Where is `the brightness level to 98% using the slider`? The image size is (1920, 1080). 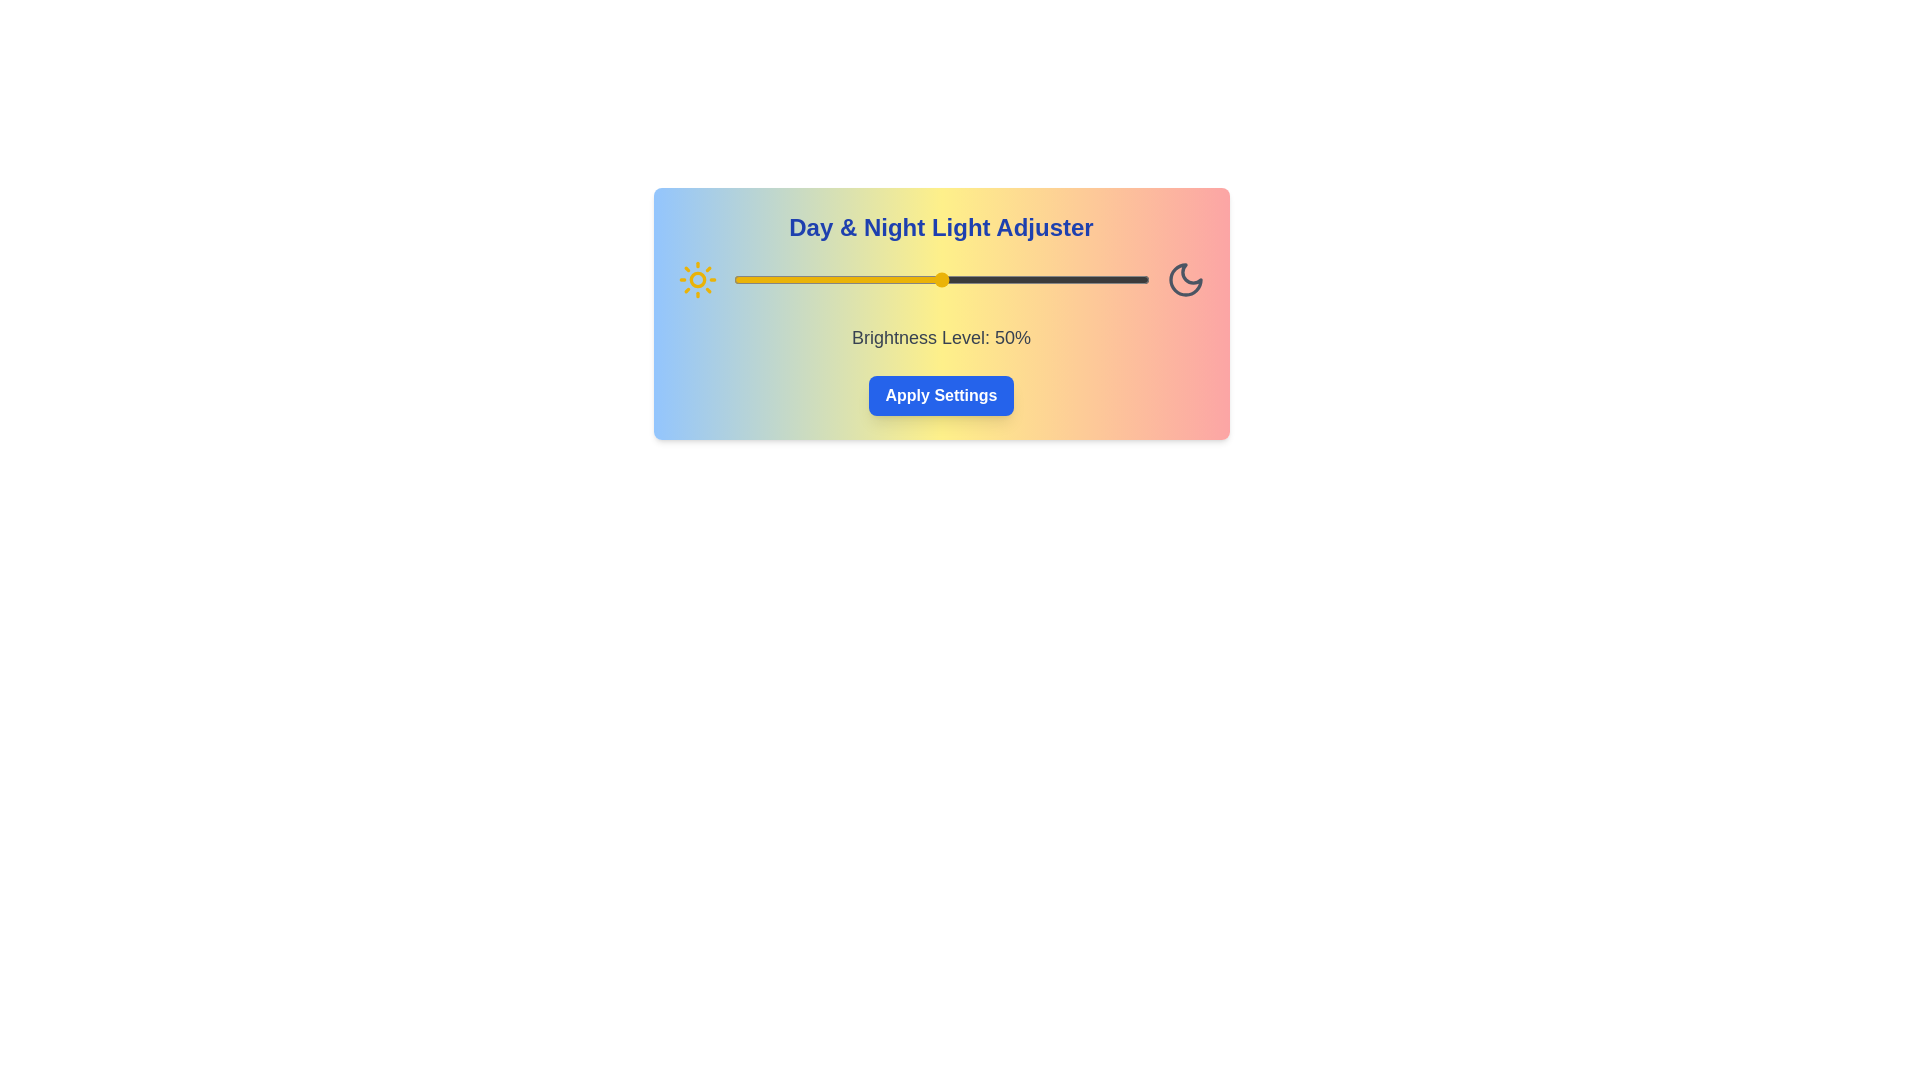 the brightness level to 98% using the slider is located at coordinates (1141, 280).